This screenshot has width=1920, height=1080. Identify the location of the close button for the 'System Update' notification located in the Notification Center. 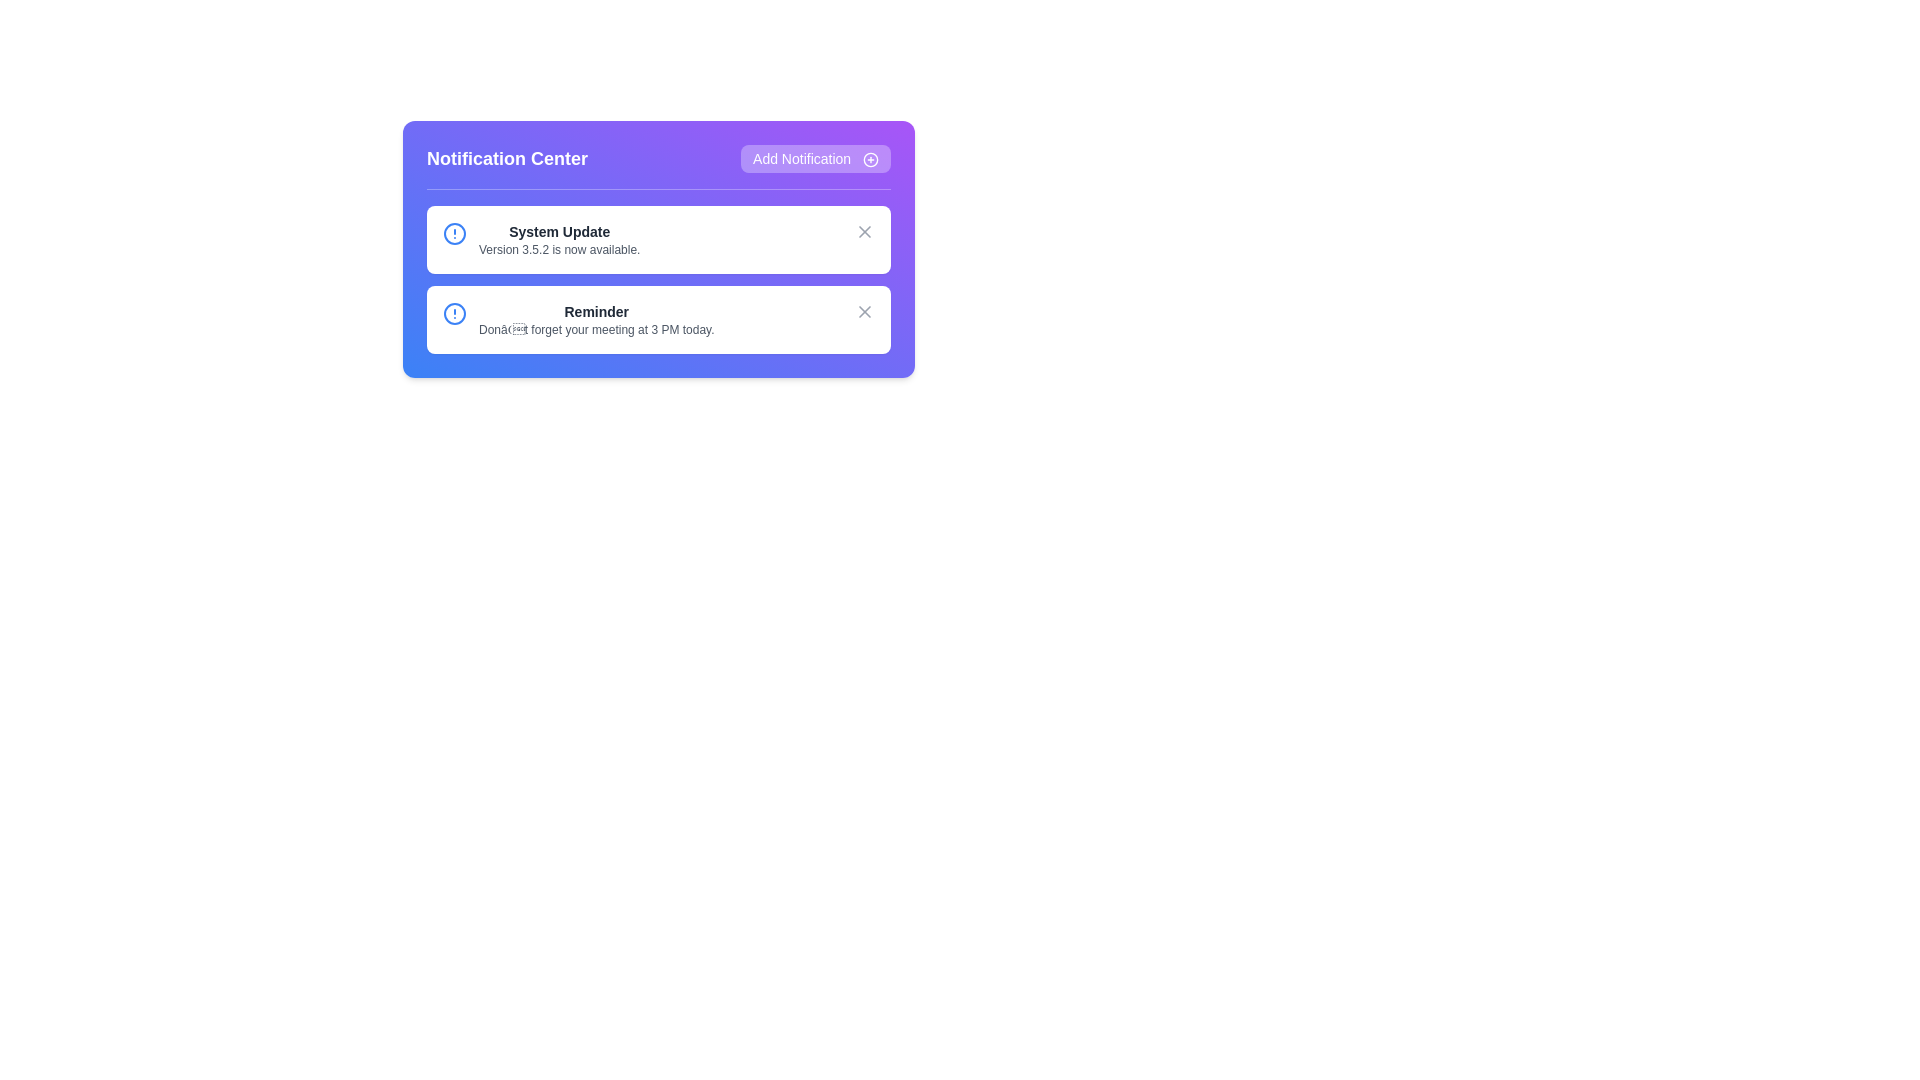
(864, 230).